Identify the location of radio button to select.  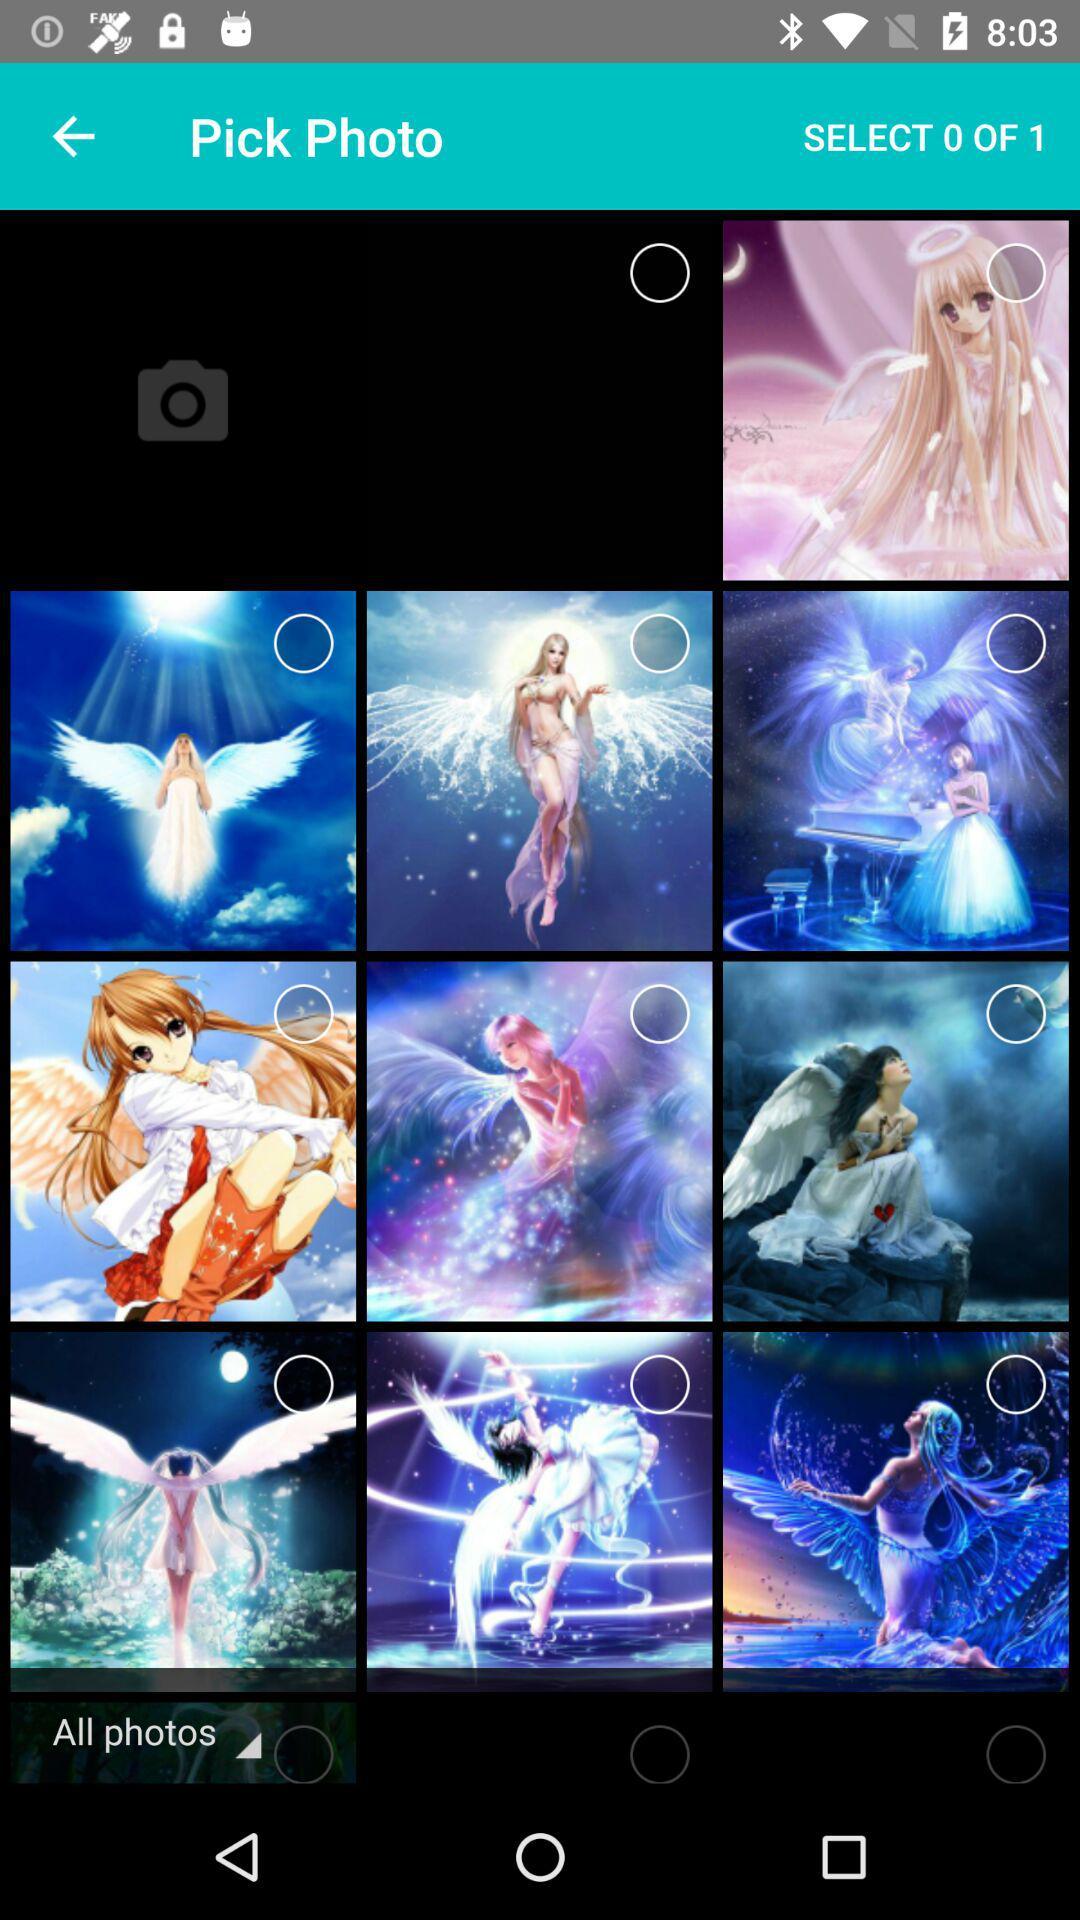
(303, 643).